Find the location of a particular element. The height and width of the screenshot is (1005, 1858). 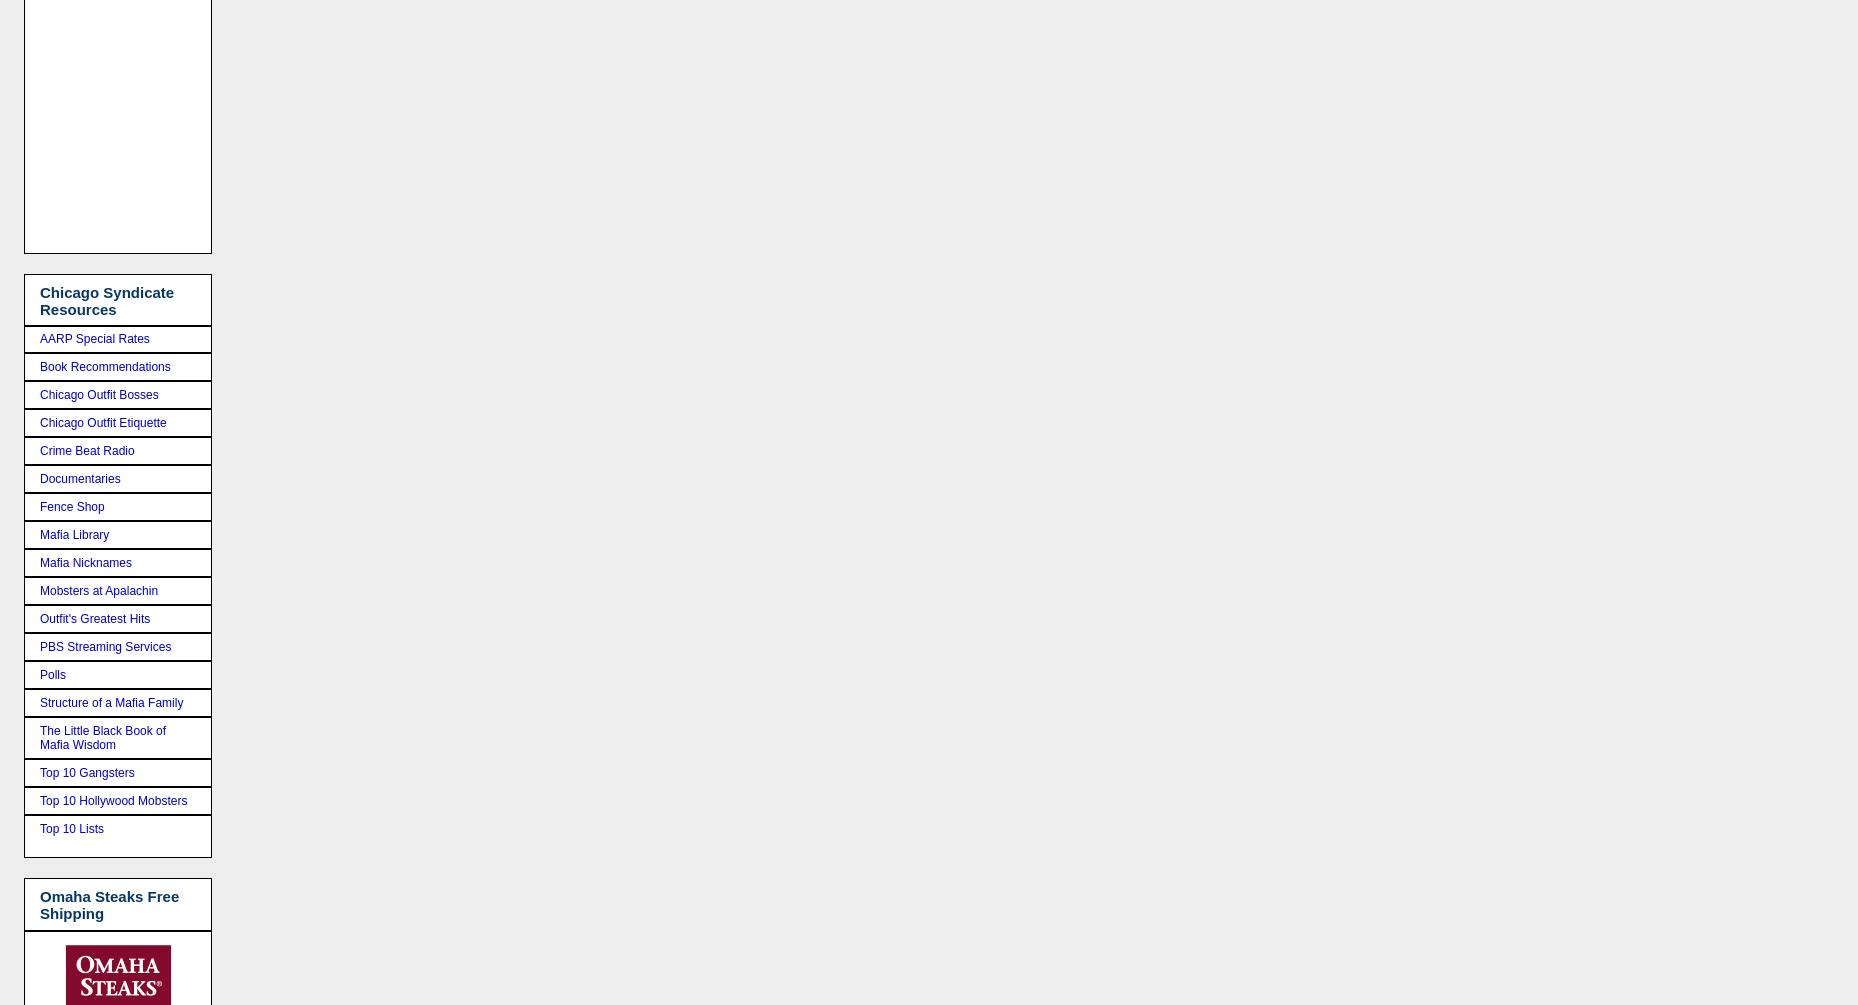

'Top 10 Lists' is located at coordinates (71, 829).